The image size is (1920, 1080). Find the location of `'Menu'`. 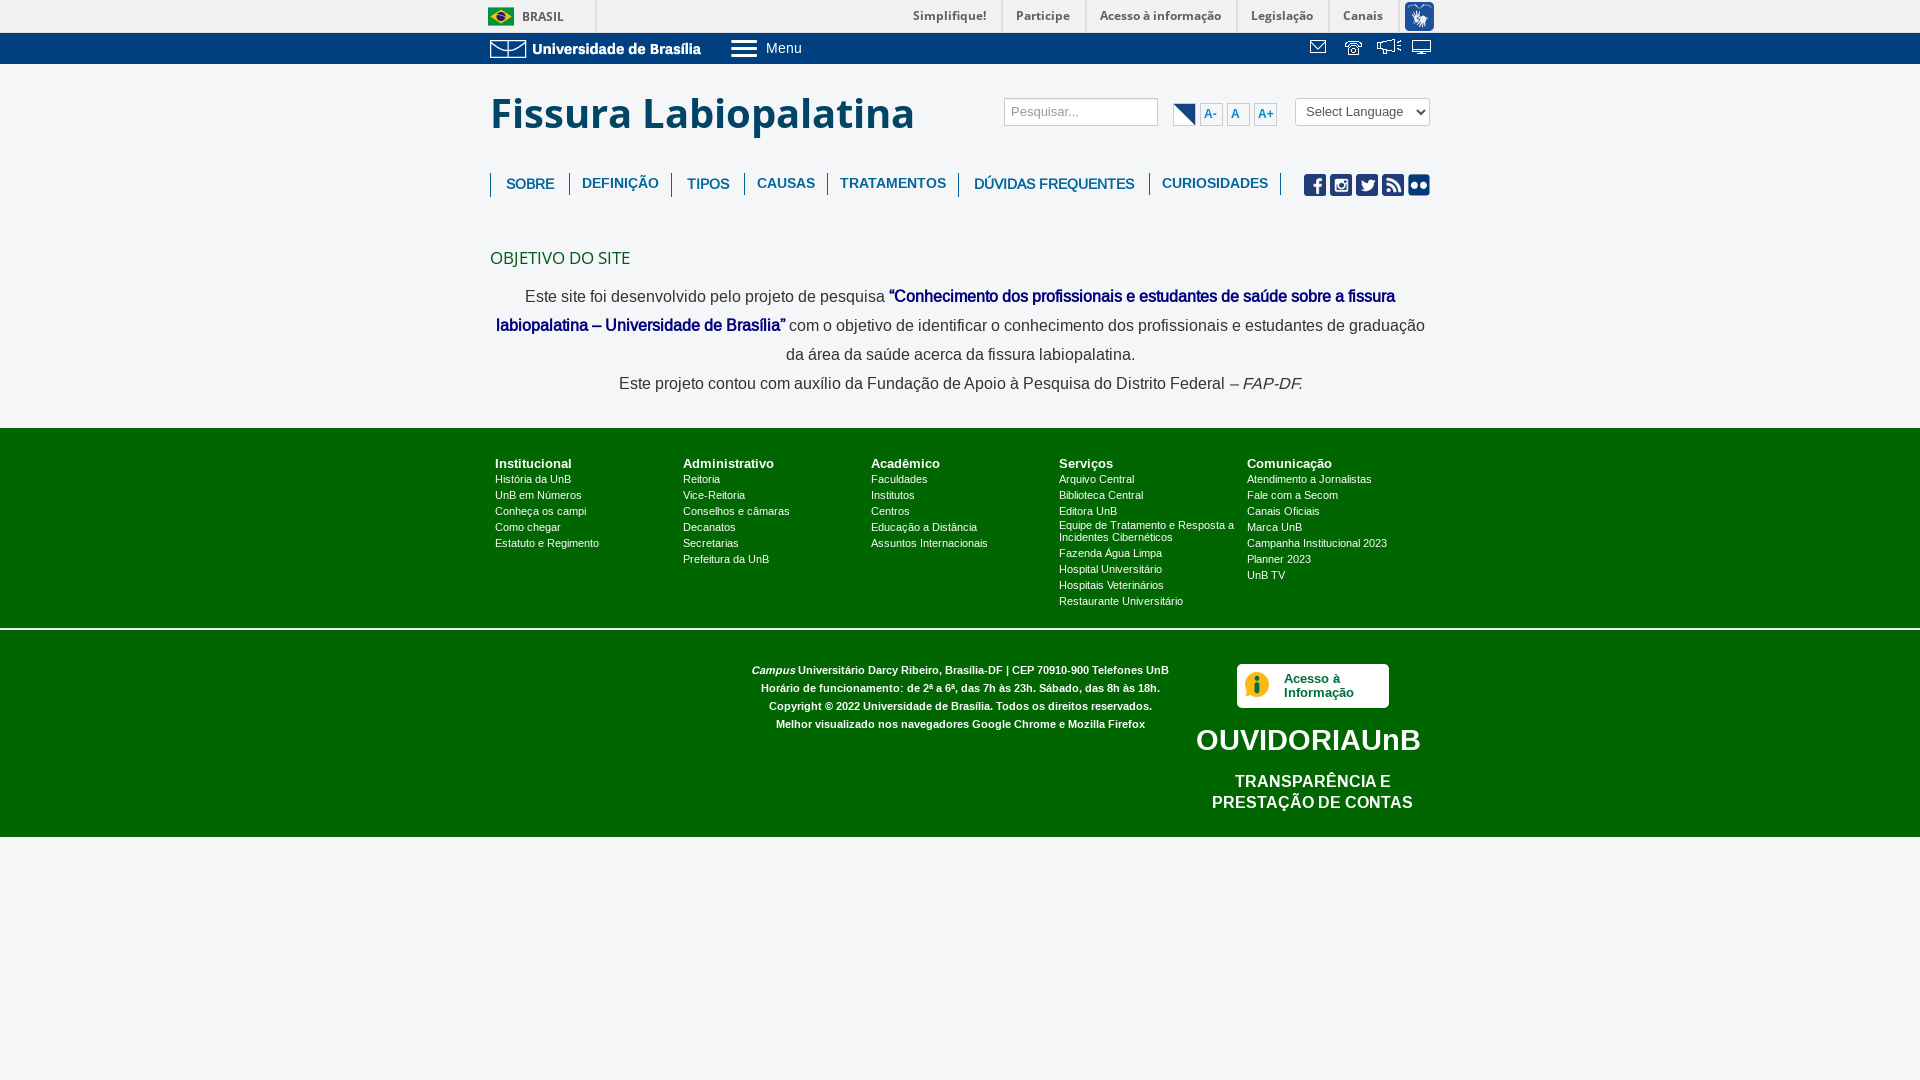

'Menu' is located at coordinates (817, 46).